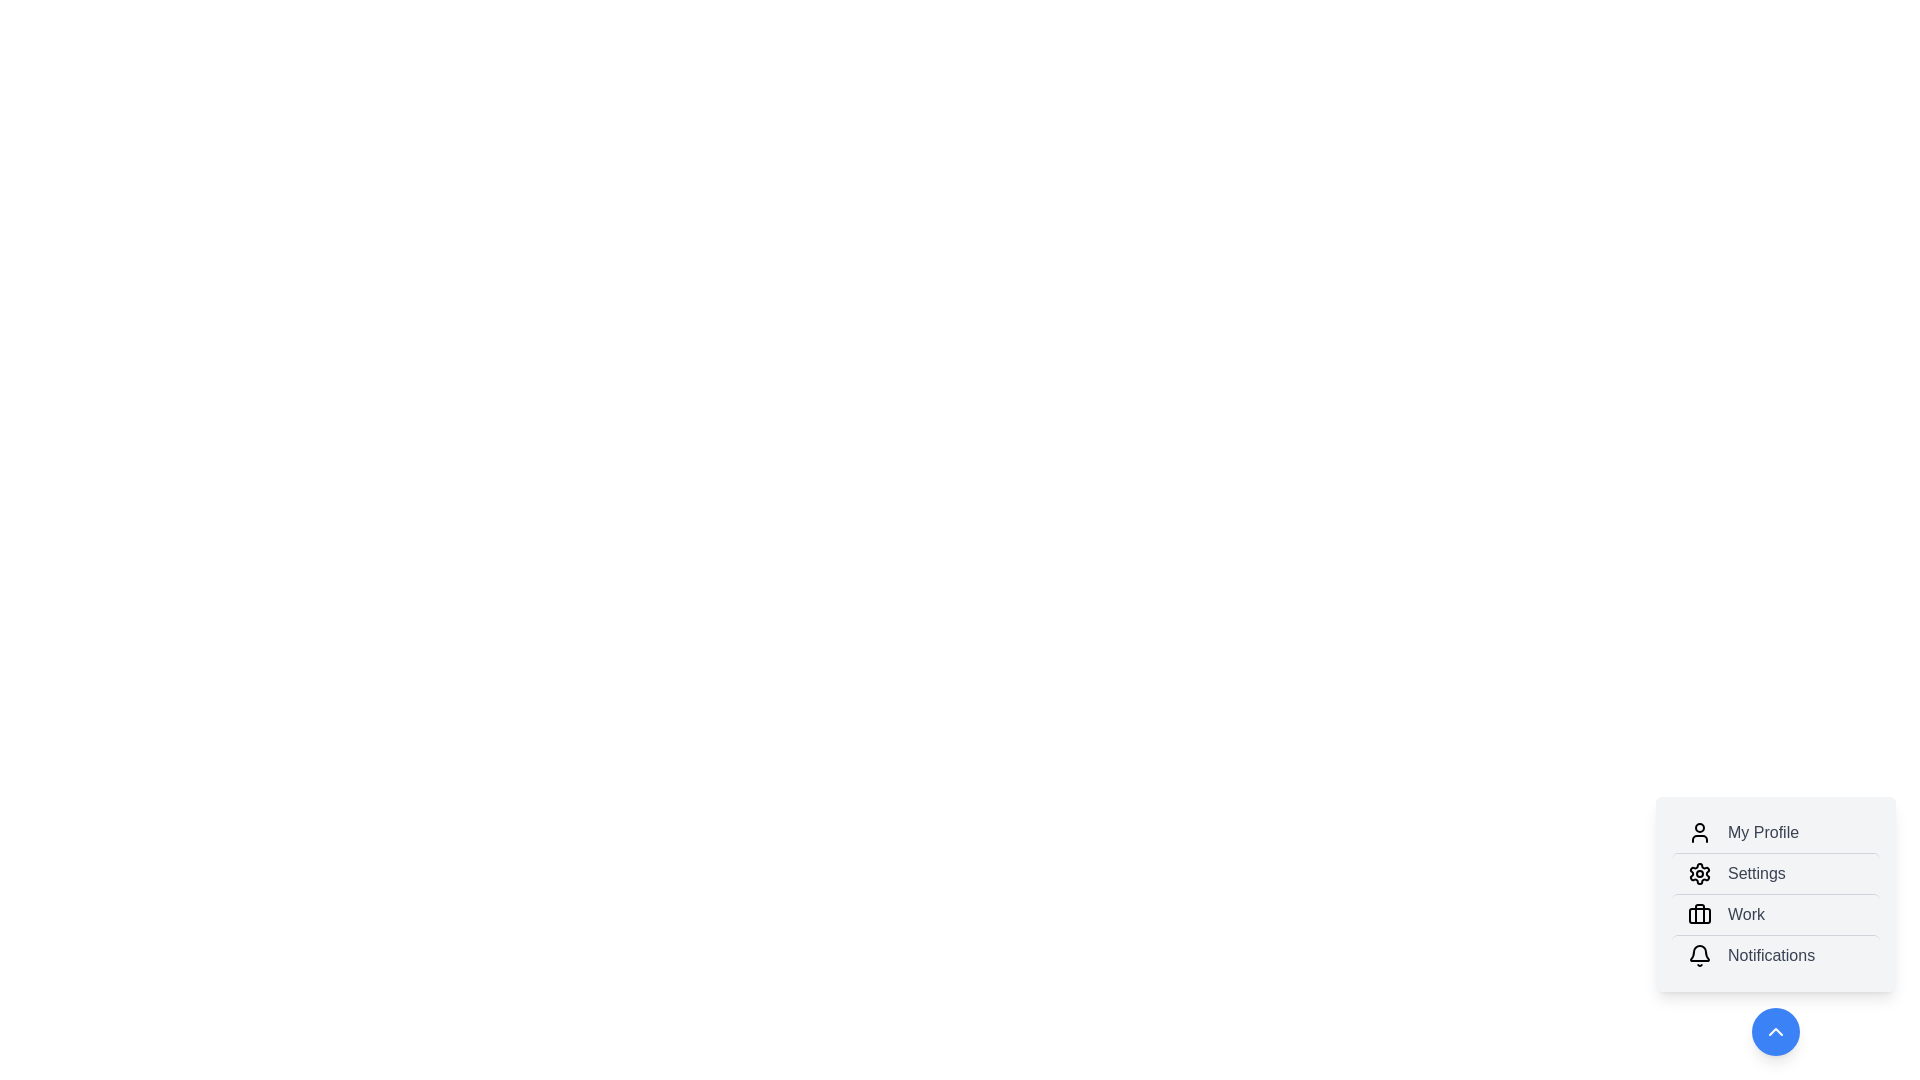 This screenshot has width=1920, height=1080. I want to click on the menu item labeled 'Notifications', so click(1776, 954).